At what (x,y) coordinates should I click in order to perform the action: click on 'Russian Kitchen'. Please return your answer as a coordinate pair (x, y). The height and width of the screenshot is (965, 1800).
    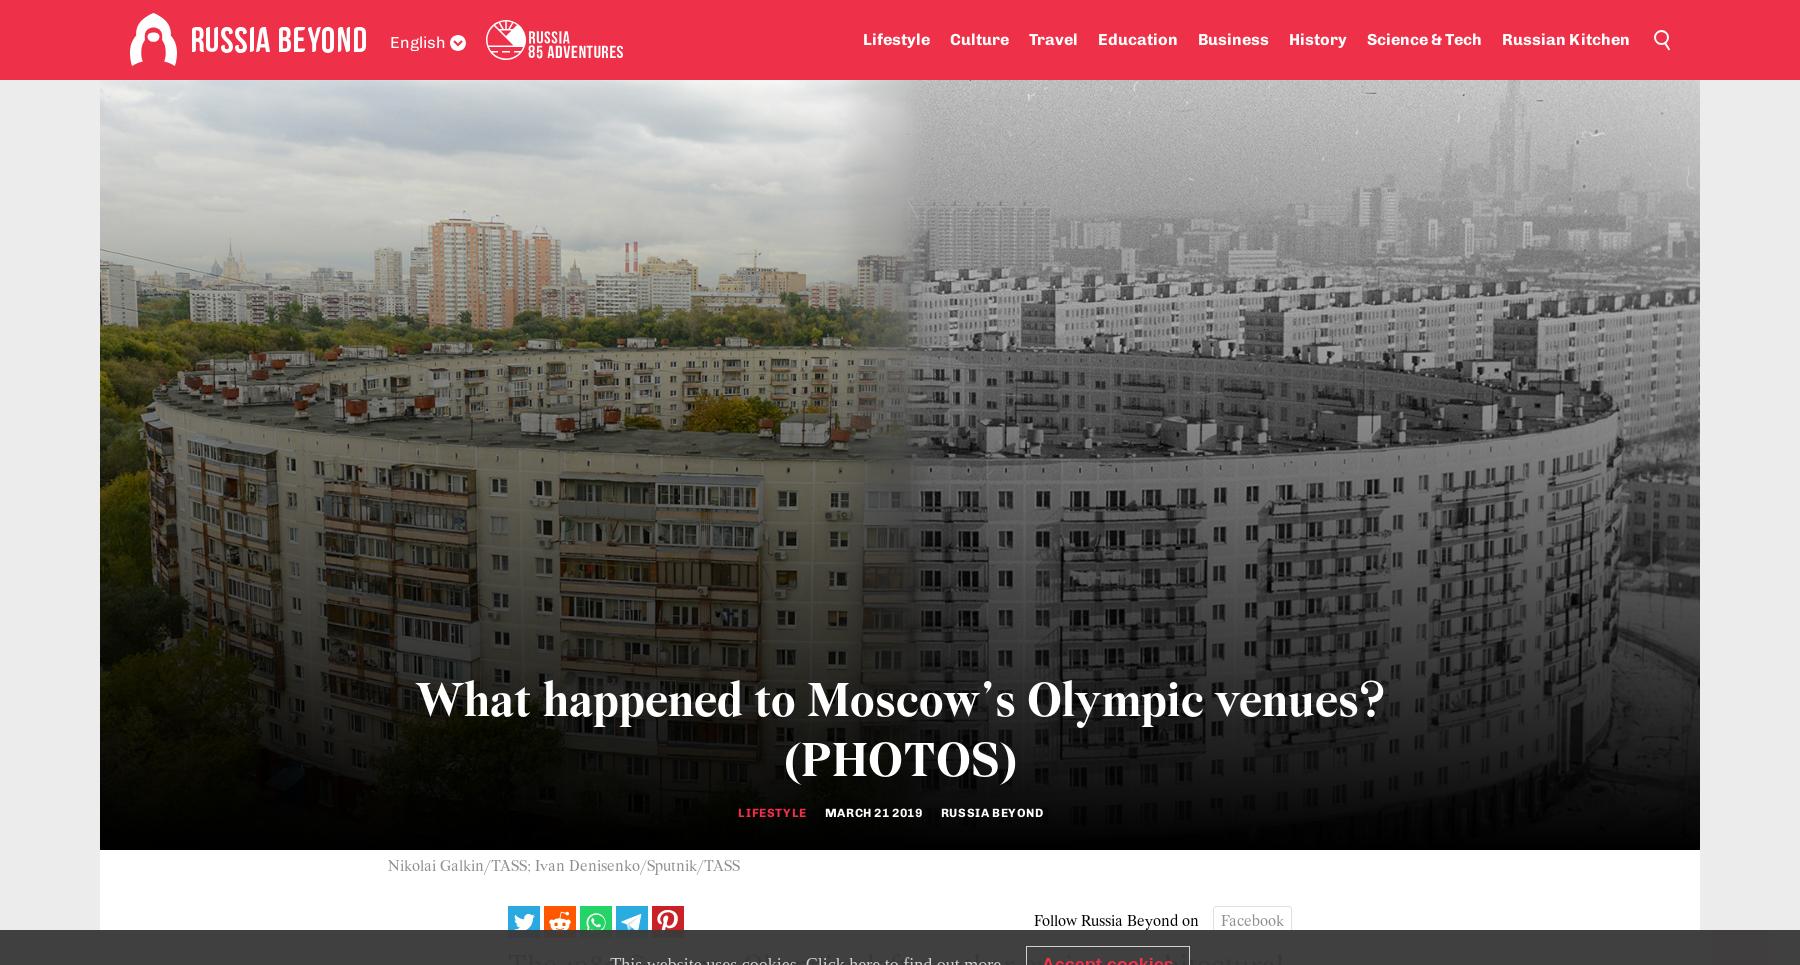
    Looking at the image, I should click on (1501, 39).